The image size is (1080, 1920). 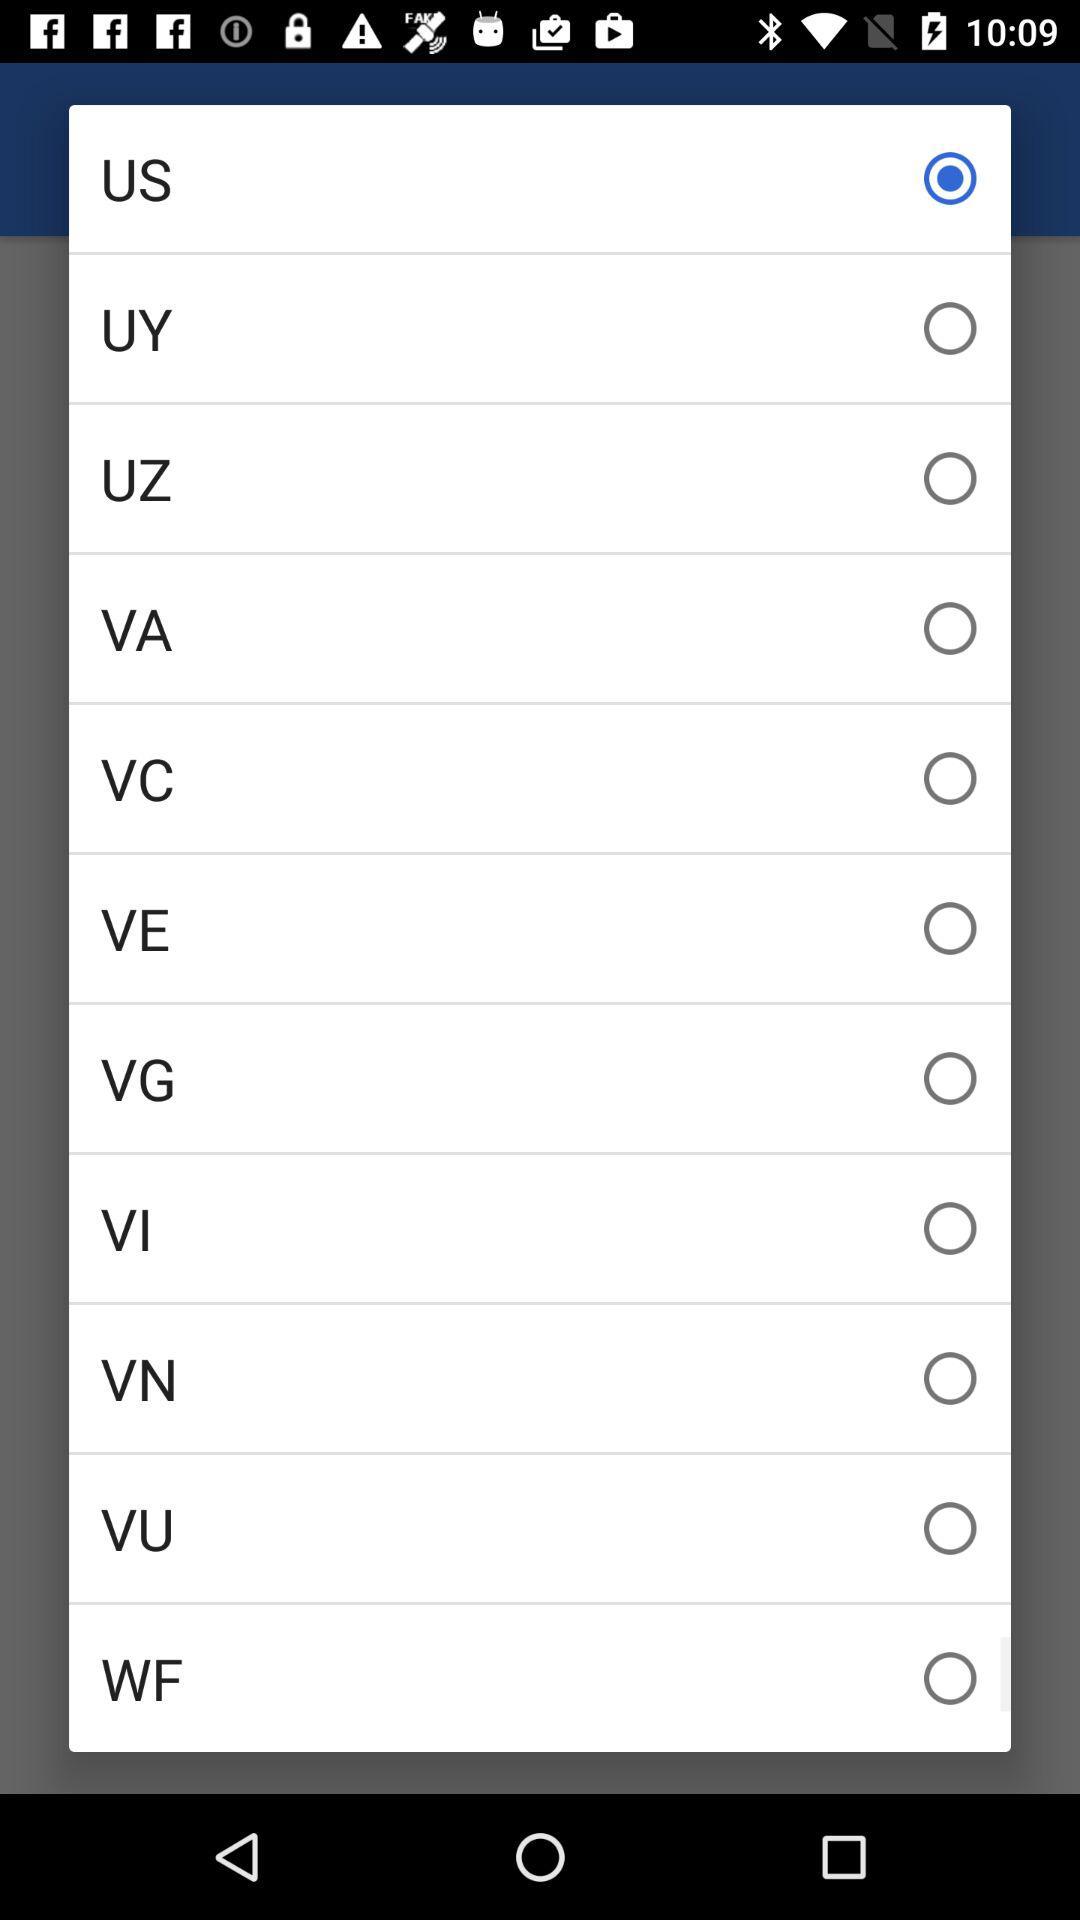 I want to click on the item above wf item, so click(x=540, y=1527).